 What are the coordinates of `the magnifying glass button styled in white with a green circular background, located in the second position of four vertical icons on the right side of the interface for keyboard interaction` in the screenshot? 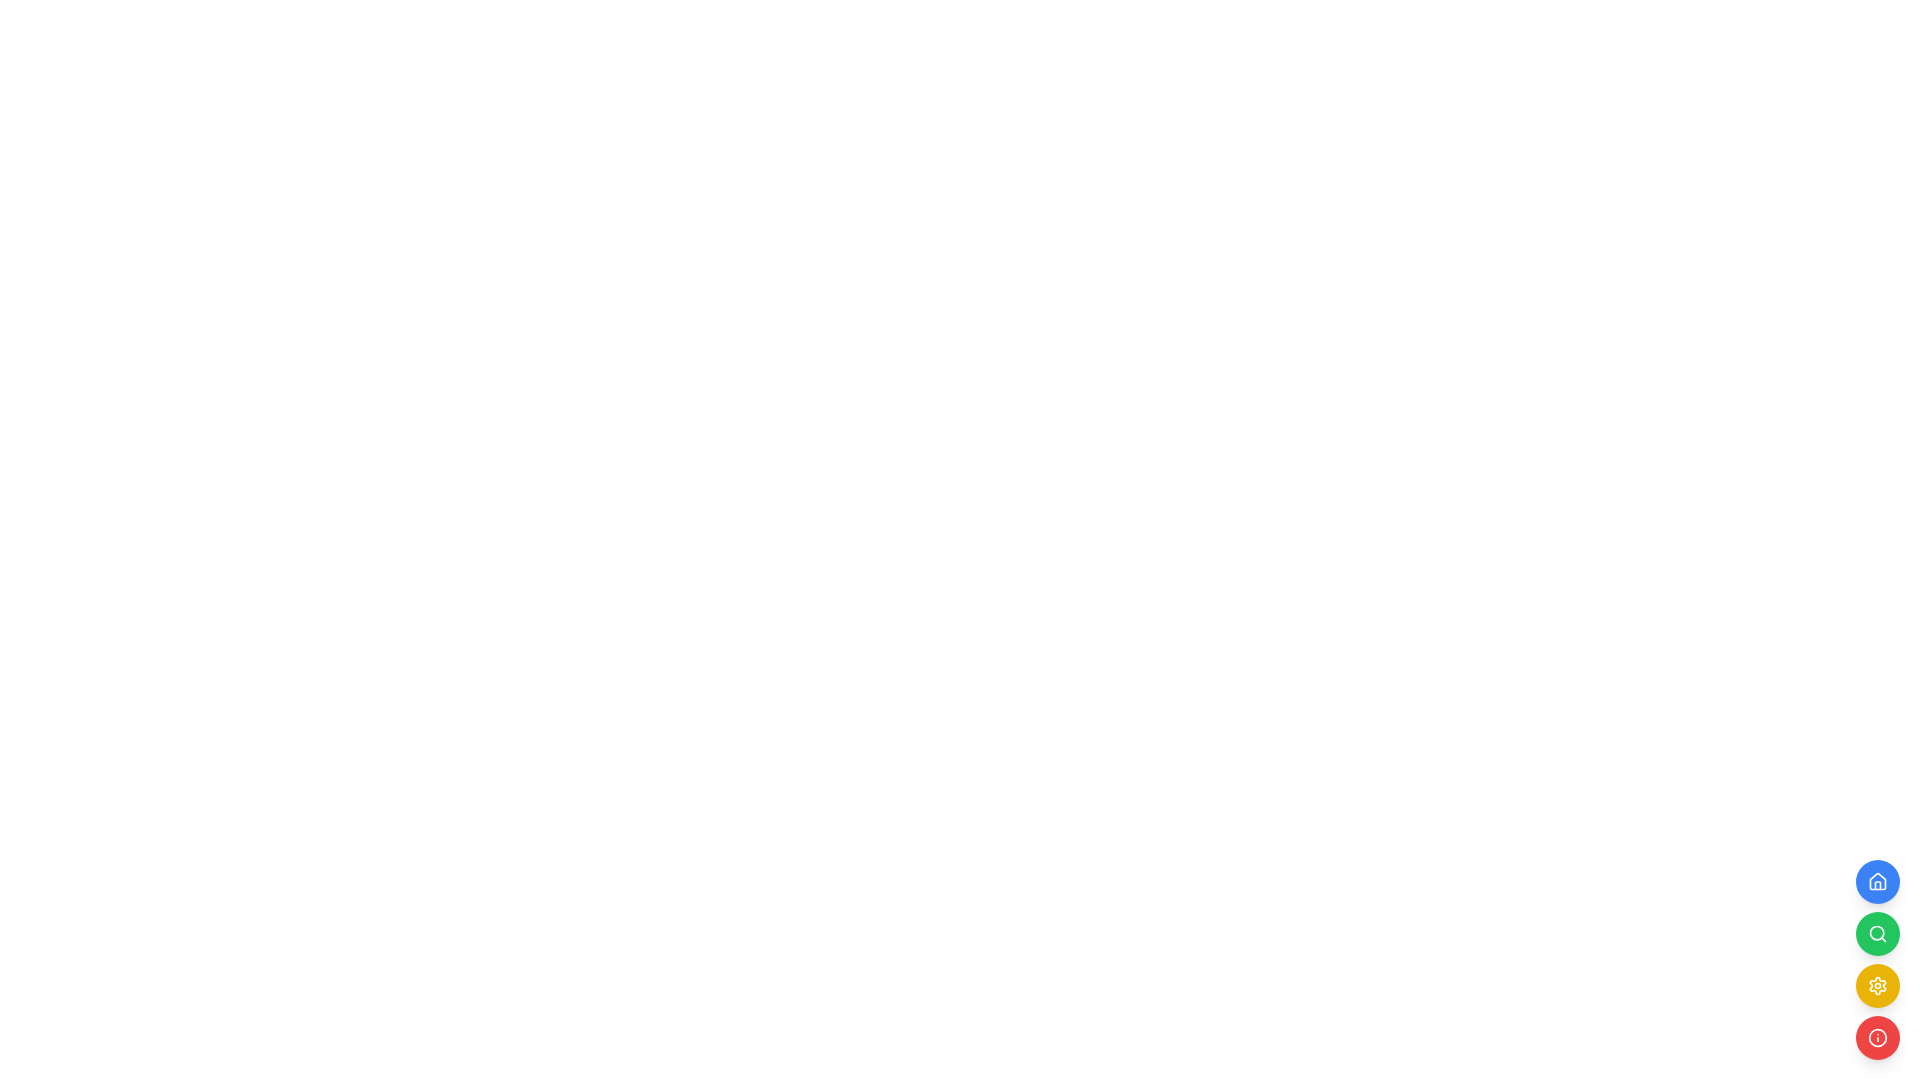 It's located at (1876, 933).